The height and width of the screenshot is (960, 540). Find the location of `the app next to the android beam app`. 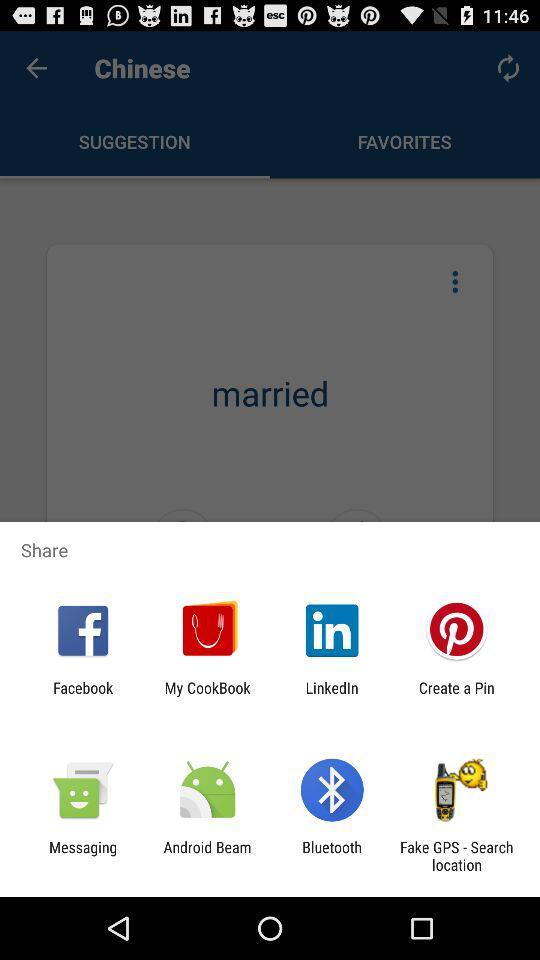

the app next to the android beam app is located at coordinates (82, 855).